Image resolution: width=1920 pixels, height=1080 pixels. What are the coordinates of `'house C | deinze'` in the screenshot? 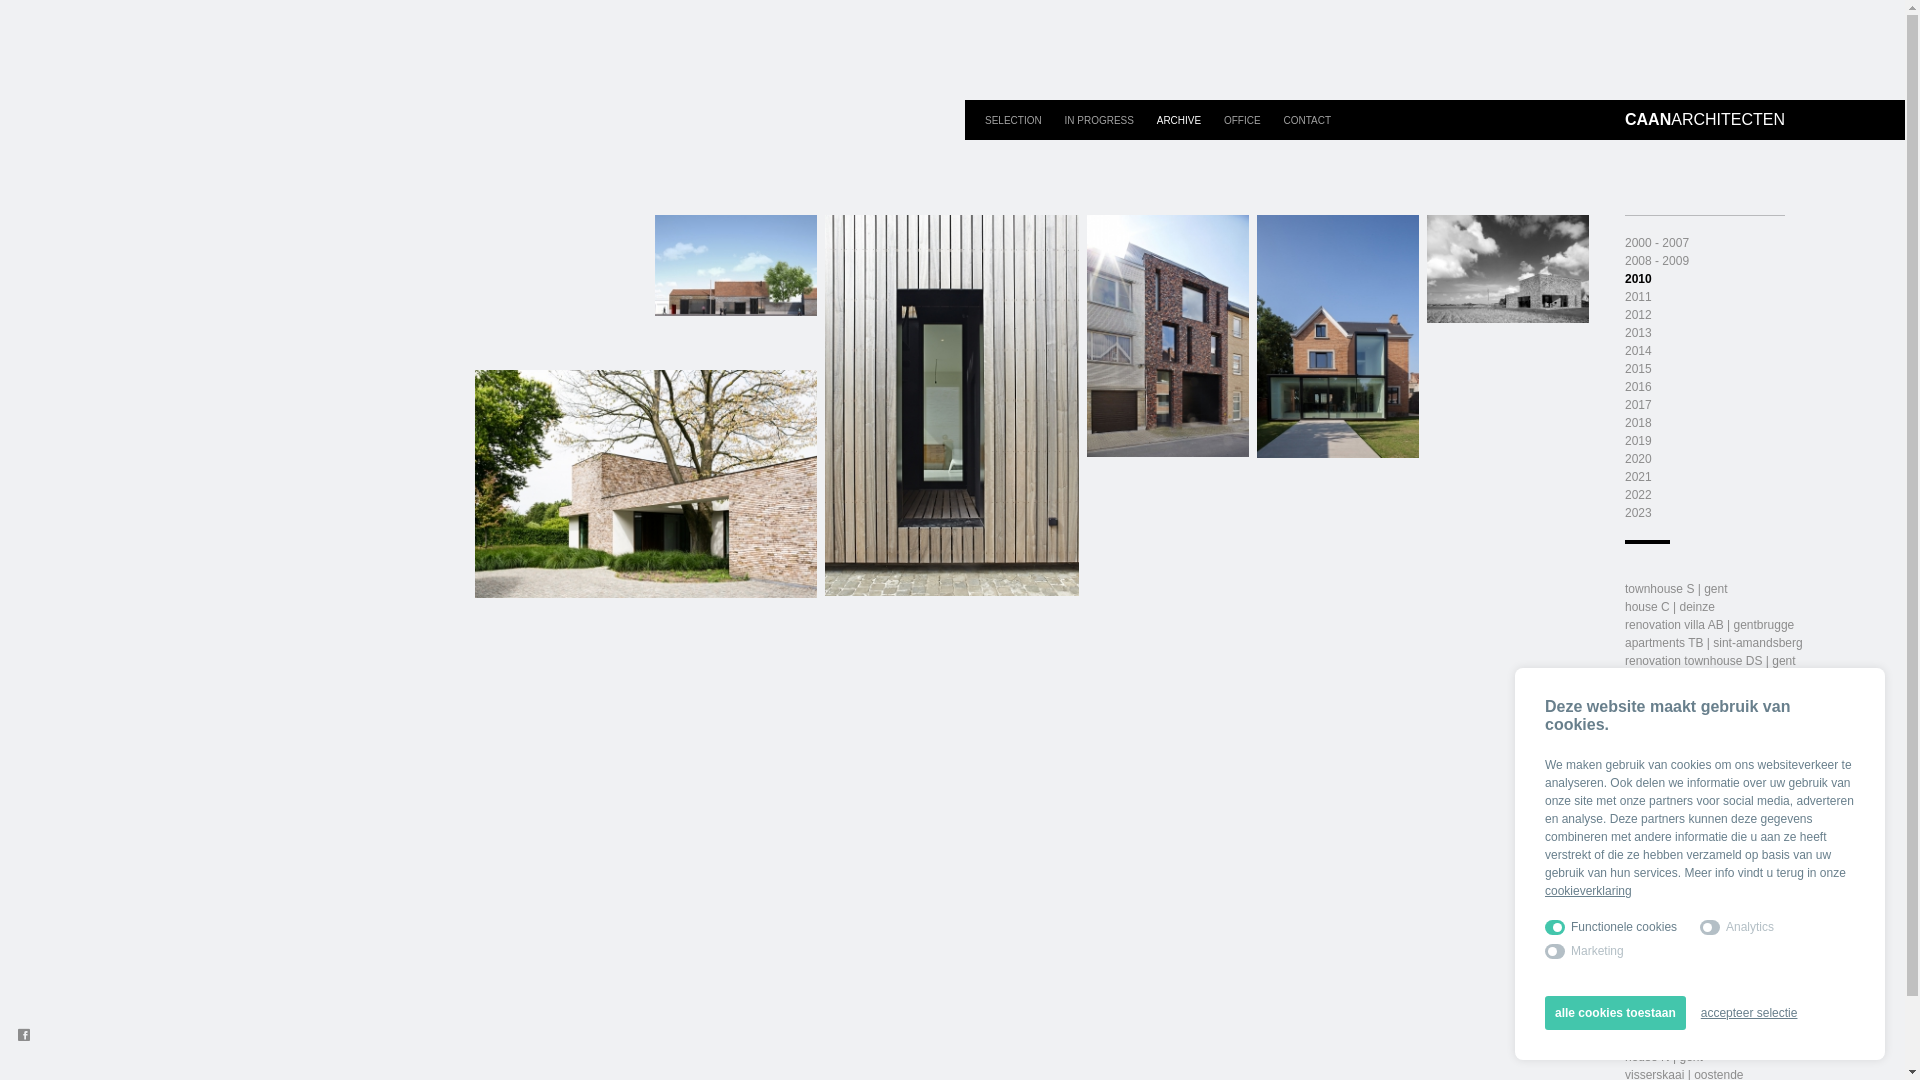 It's located at (1625, 605).